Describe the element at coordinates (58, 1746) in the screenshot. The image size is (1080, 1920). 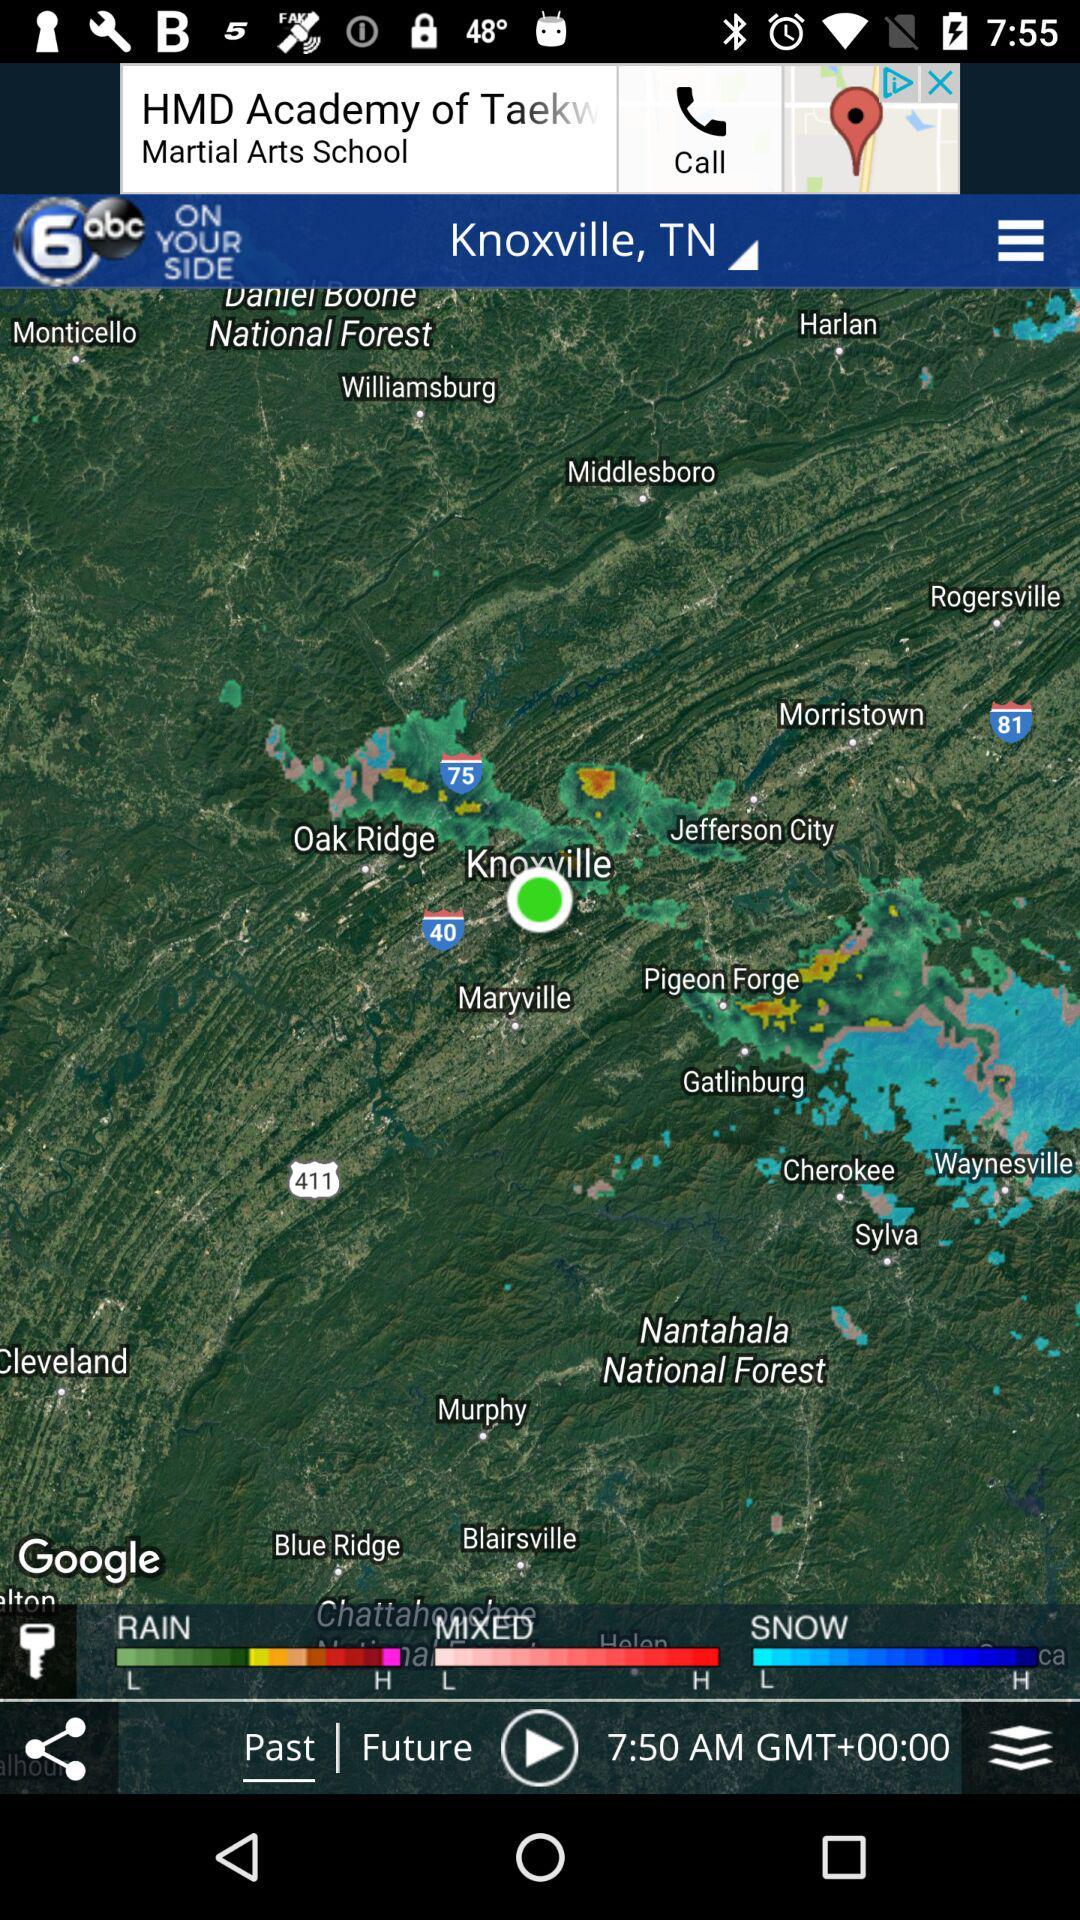
I see `the item to the left of past item` at that location.